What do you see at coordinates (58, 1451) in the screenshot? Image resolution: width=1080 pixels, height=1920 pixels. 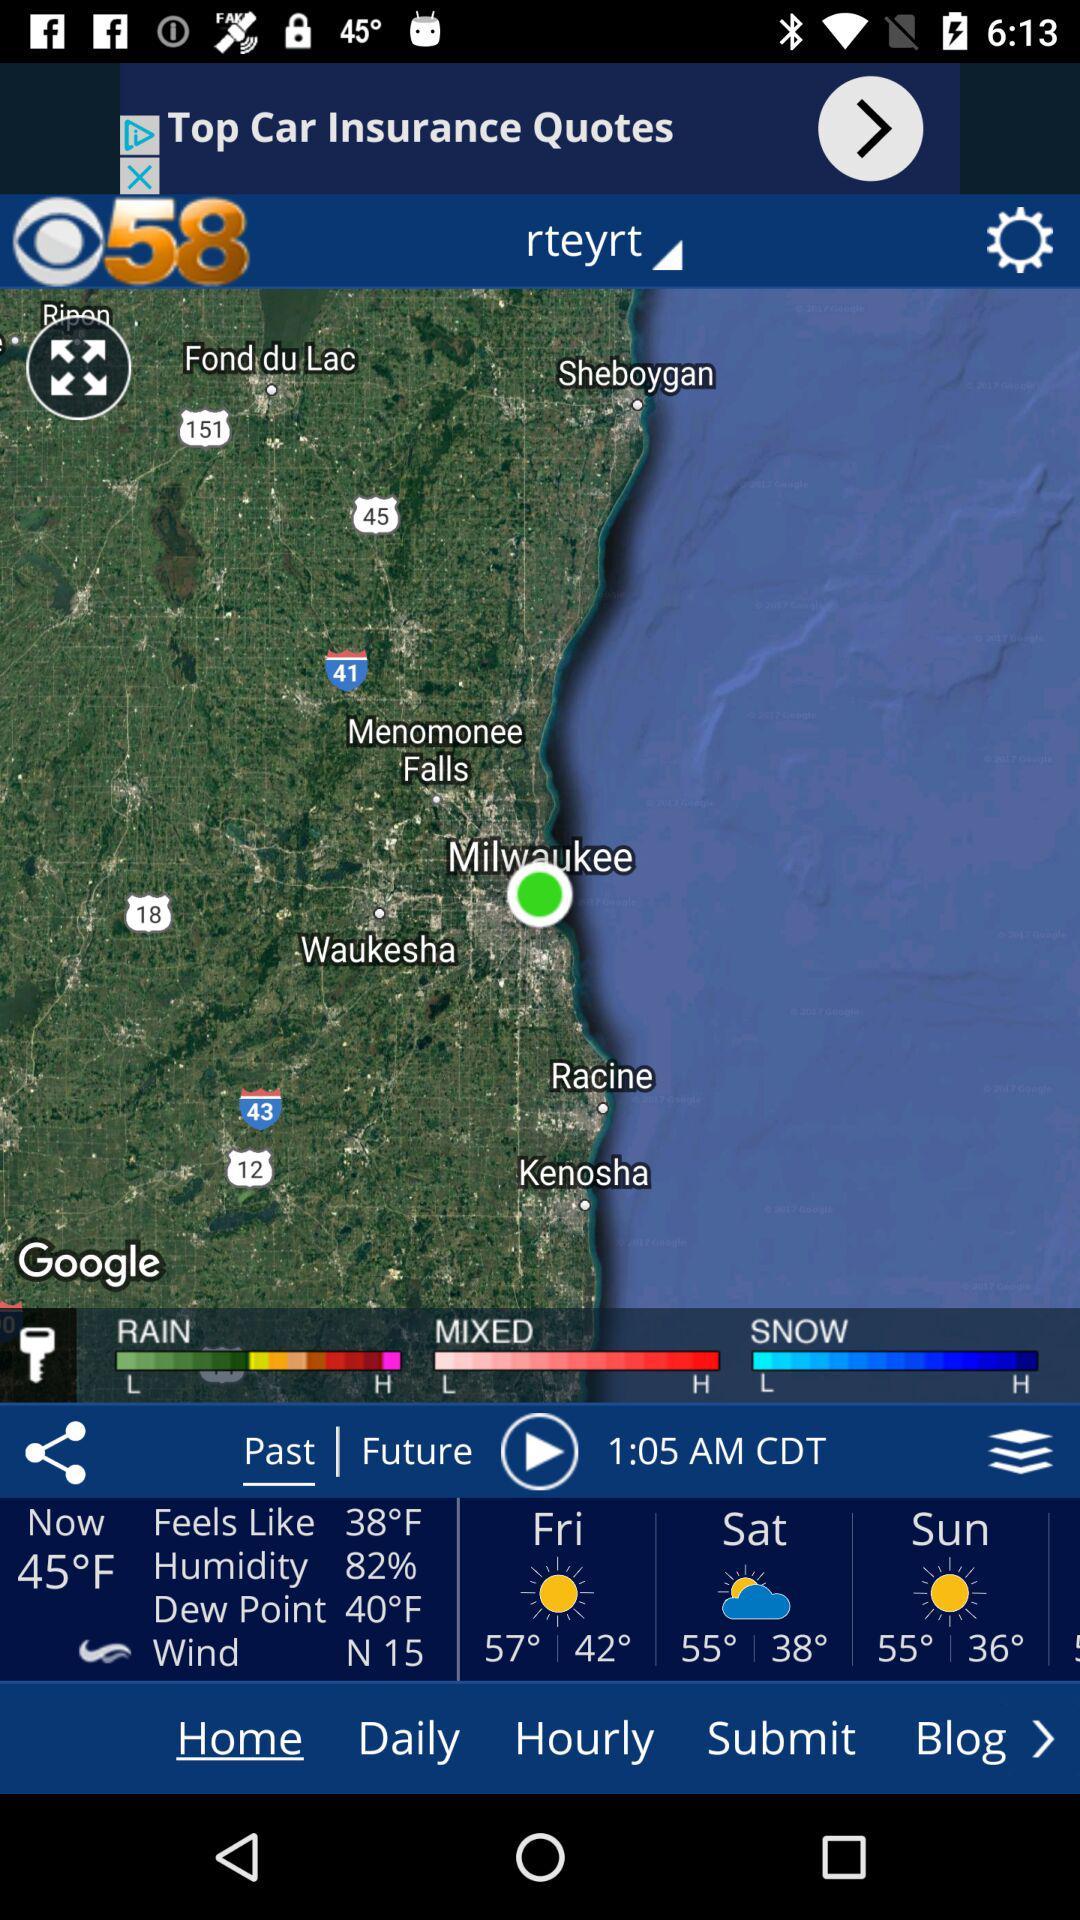 I see `share information` at bounding box center [58, 1451].